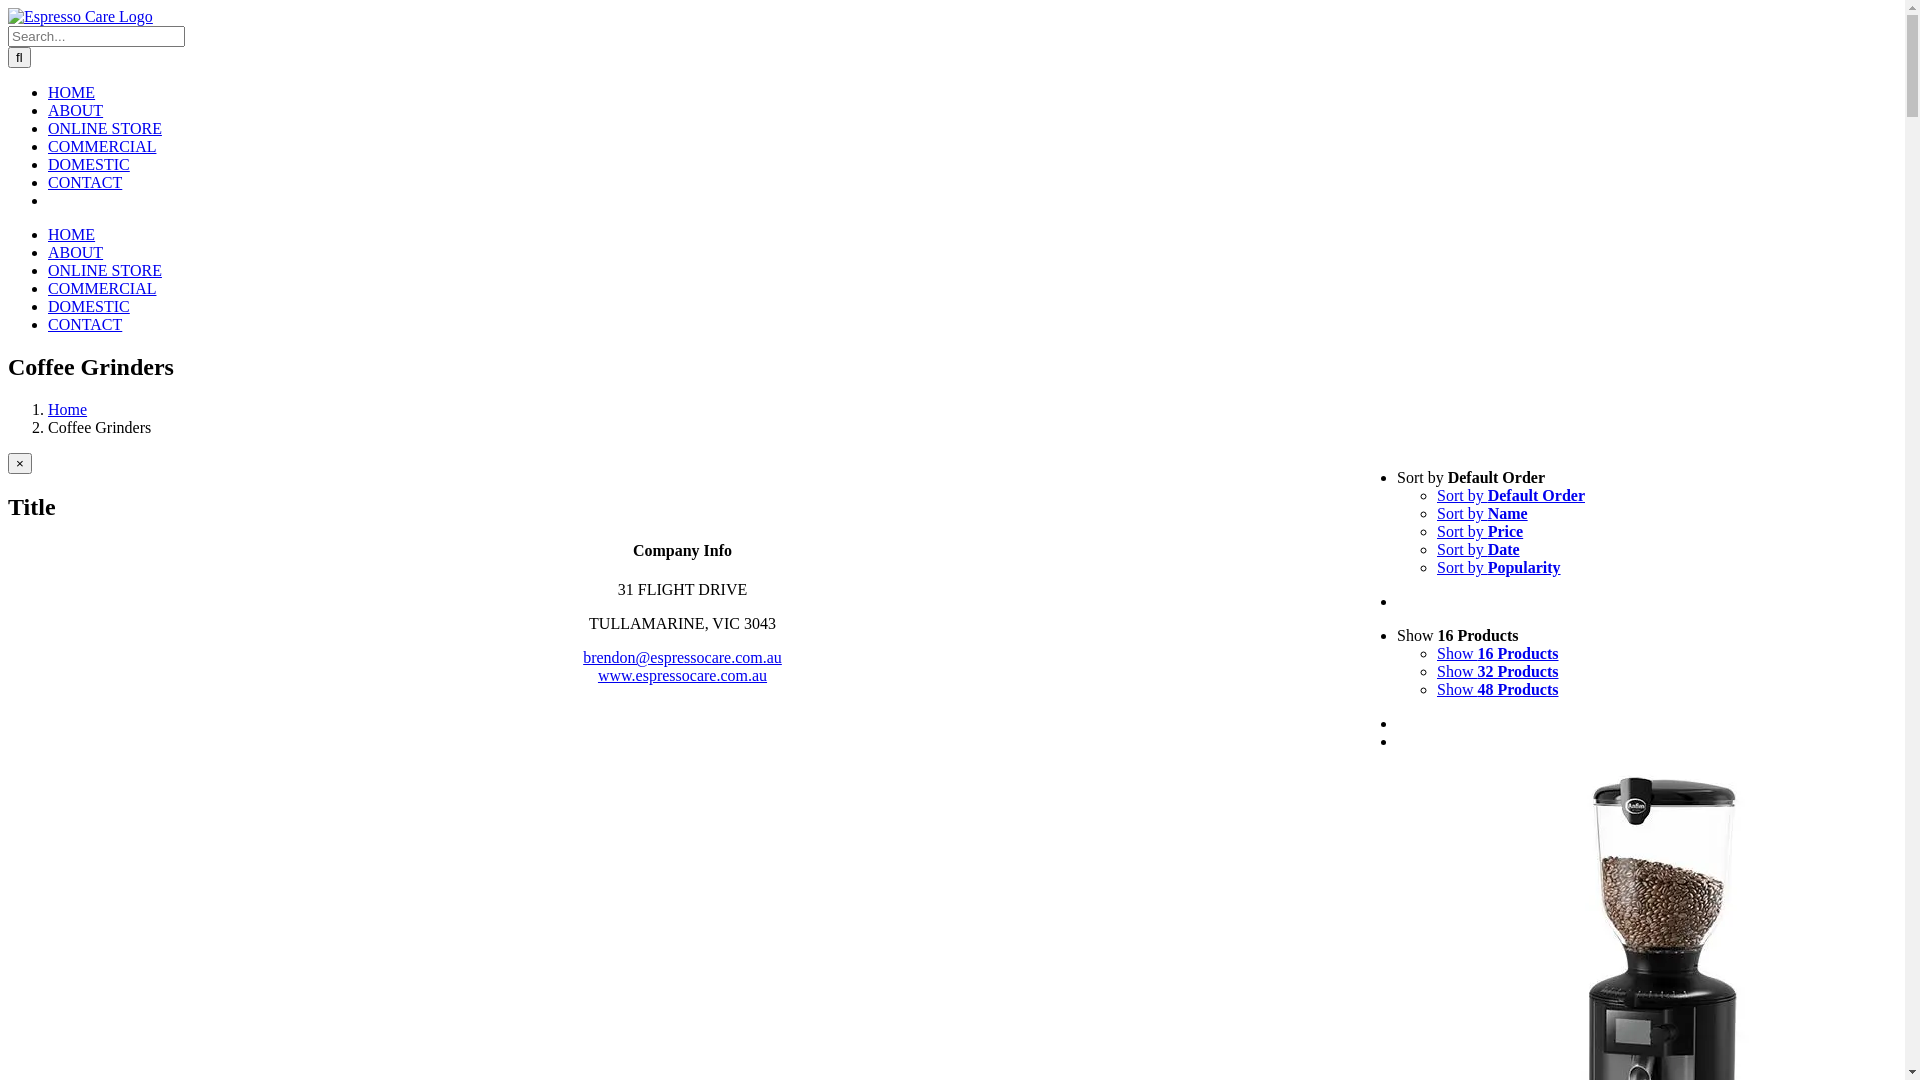 This screenshot has height=1080, width=1920. I want to click on 'brendon@espressocare.com.au', so click(581, 657).